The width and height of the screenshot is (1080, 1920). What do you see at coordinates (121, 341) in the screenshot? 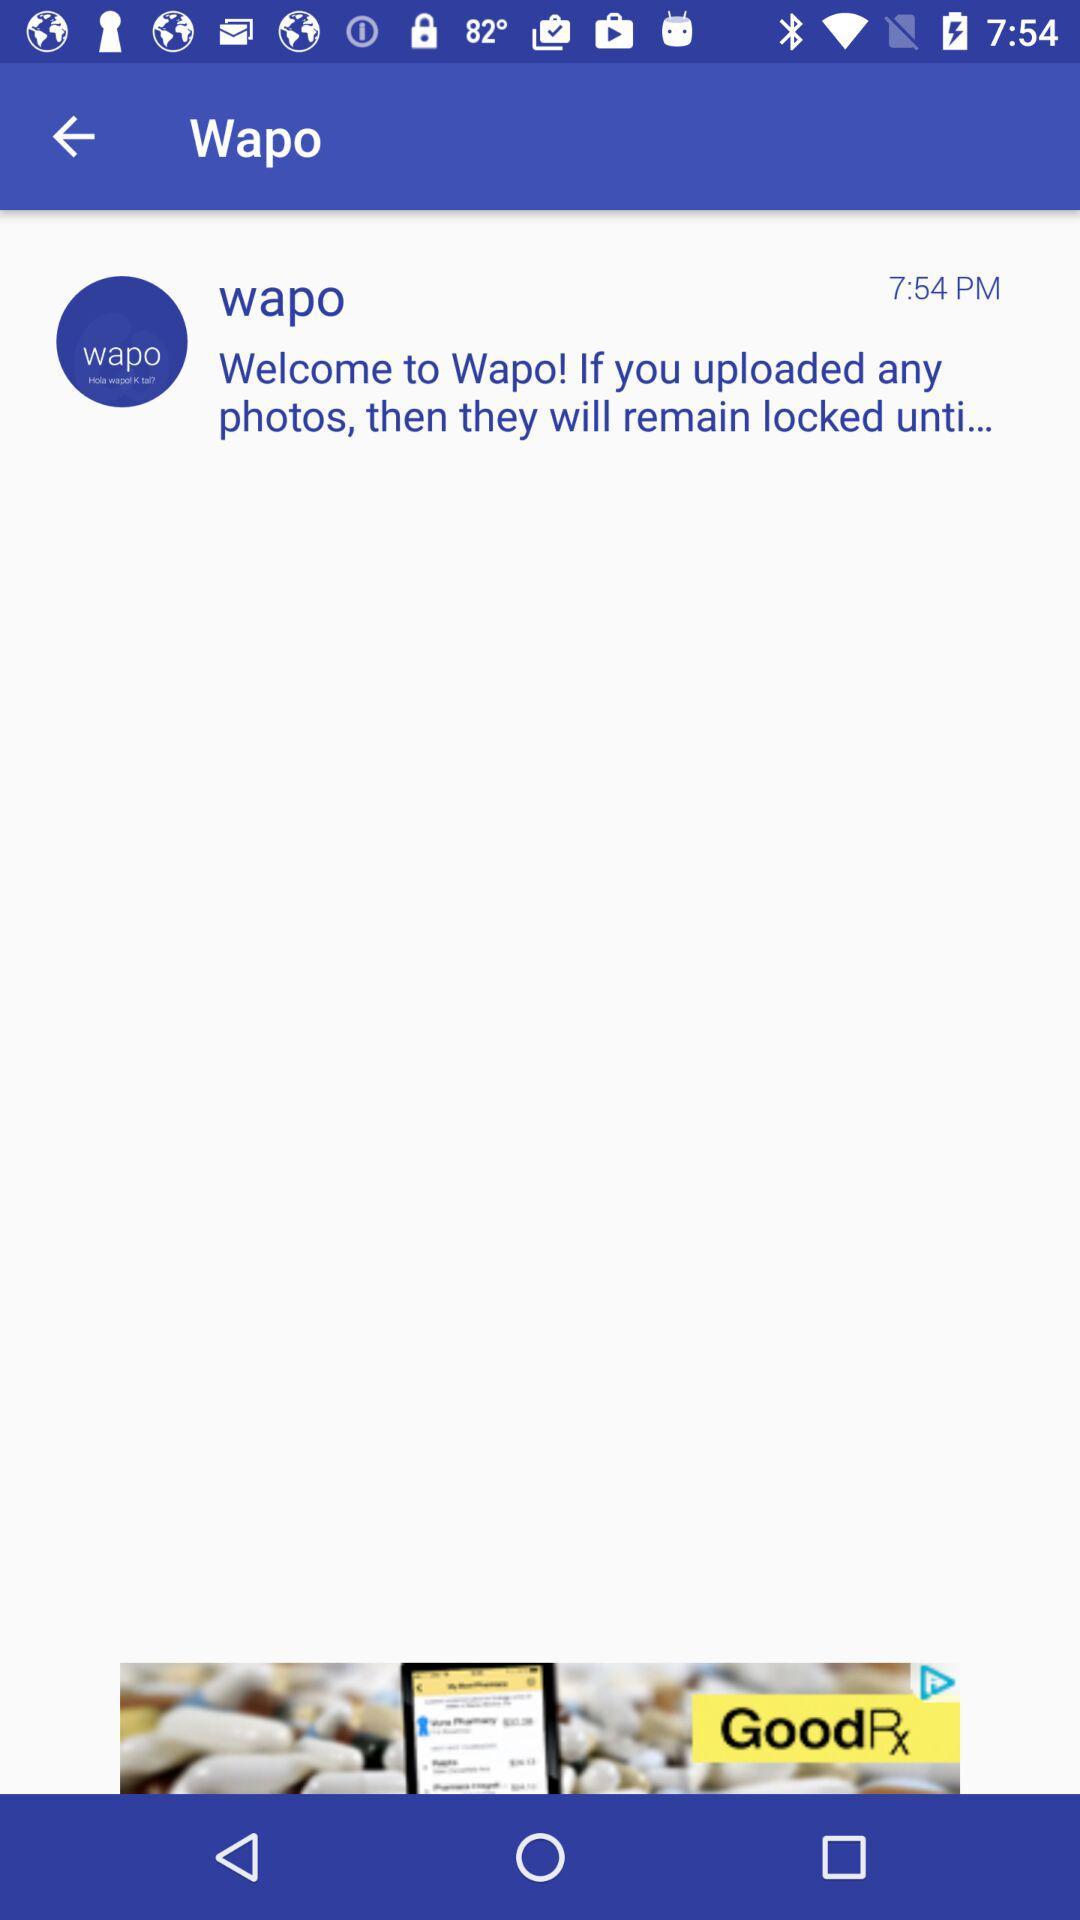
I see `open app` at bounding box center [121, 341].